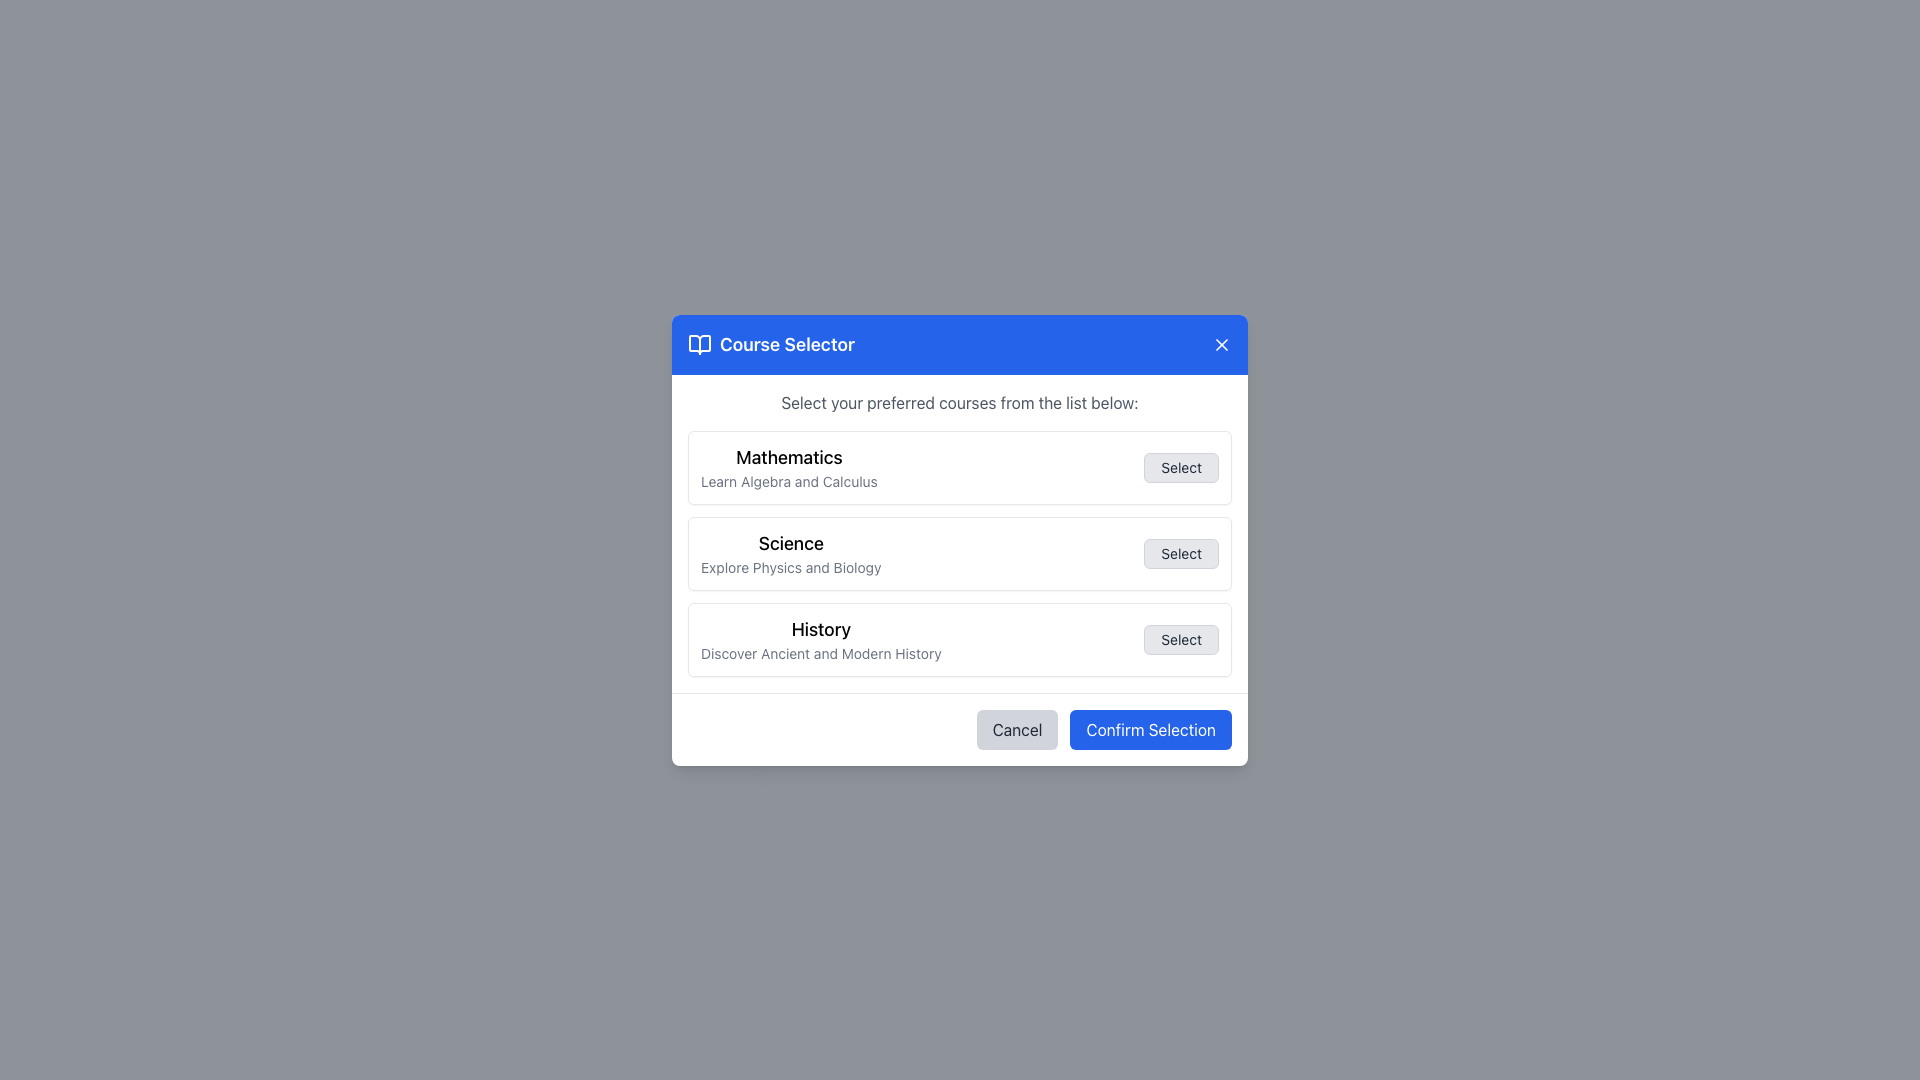 This screenshot has width=1920, height=1080. What do you see at coordinates (788, 467) in the screenshot?
I see `text from the course option element titled 'Mathematics' which provides a description 'Learn Algebra and Calculus' in the upper section of the modal's course options` at bounding box center [788, 467].